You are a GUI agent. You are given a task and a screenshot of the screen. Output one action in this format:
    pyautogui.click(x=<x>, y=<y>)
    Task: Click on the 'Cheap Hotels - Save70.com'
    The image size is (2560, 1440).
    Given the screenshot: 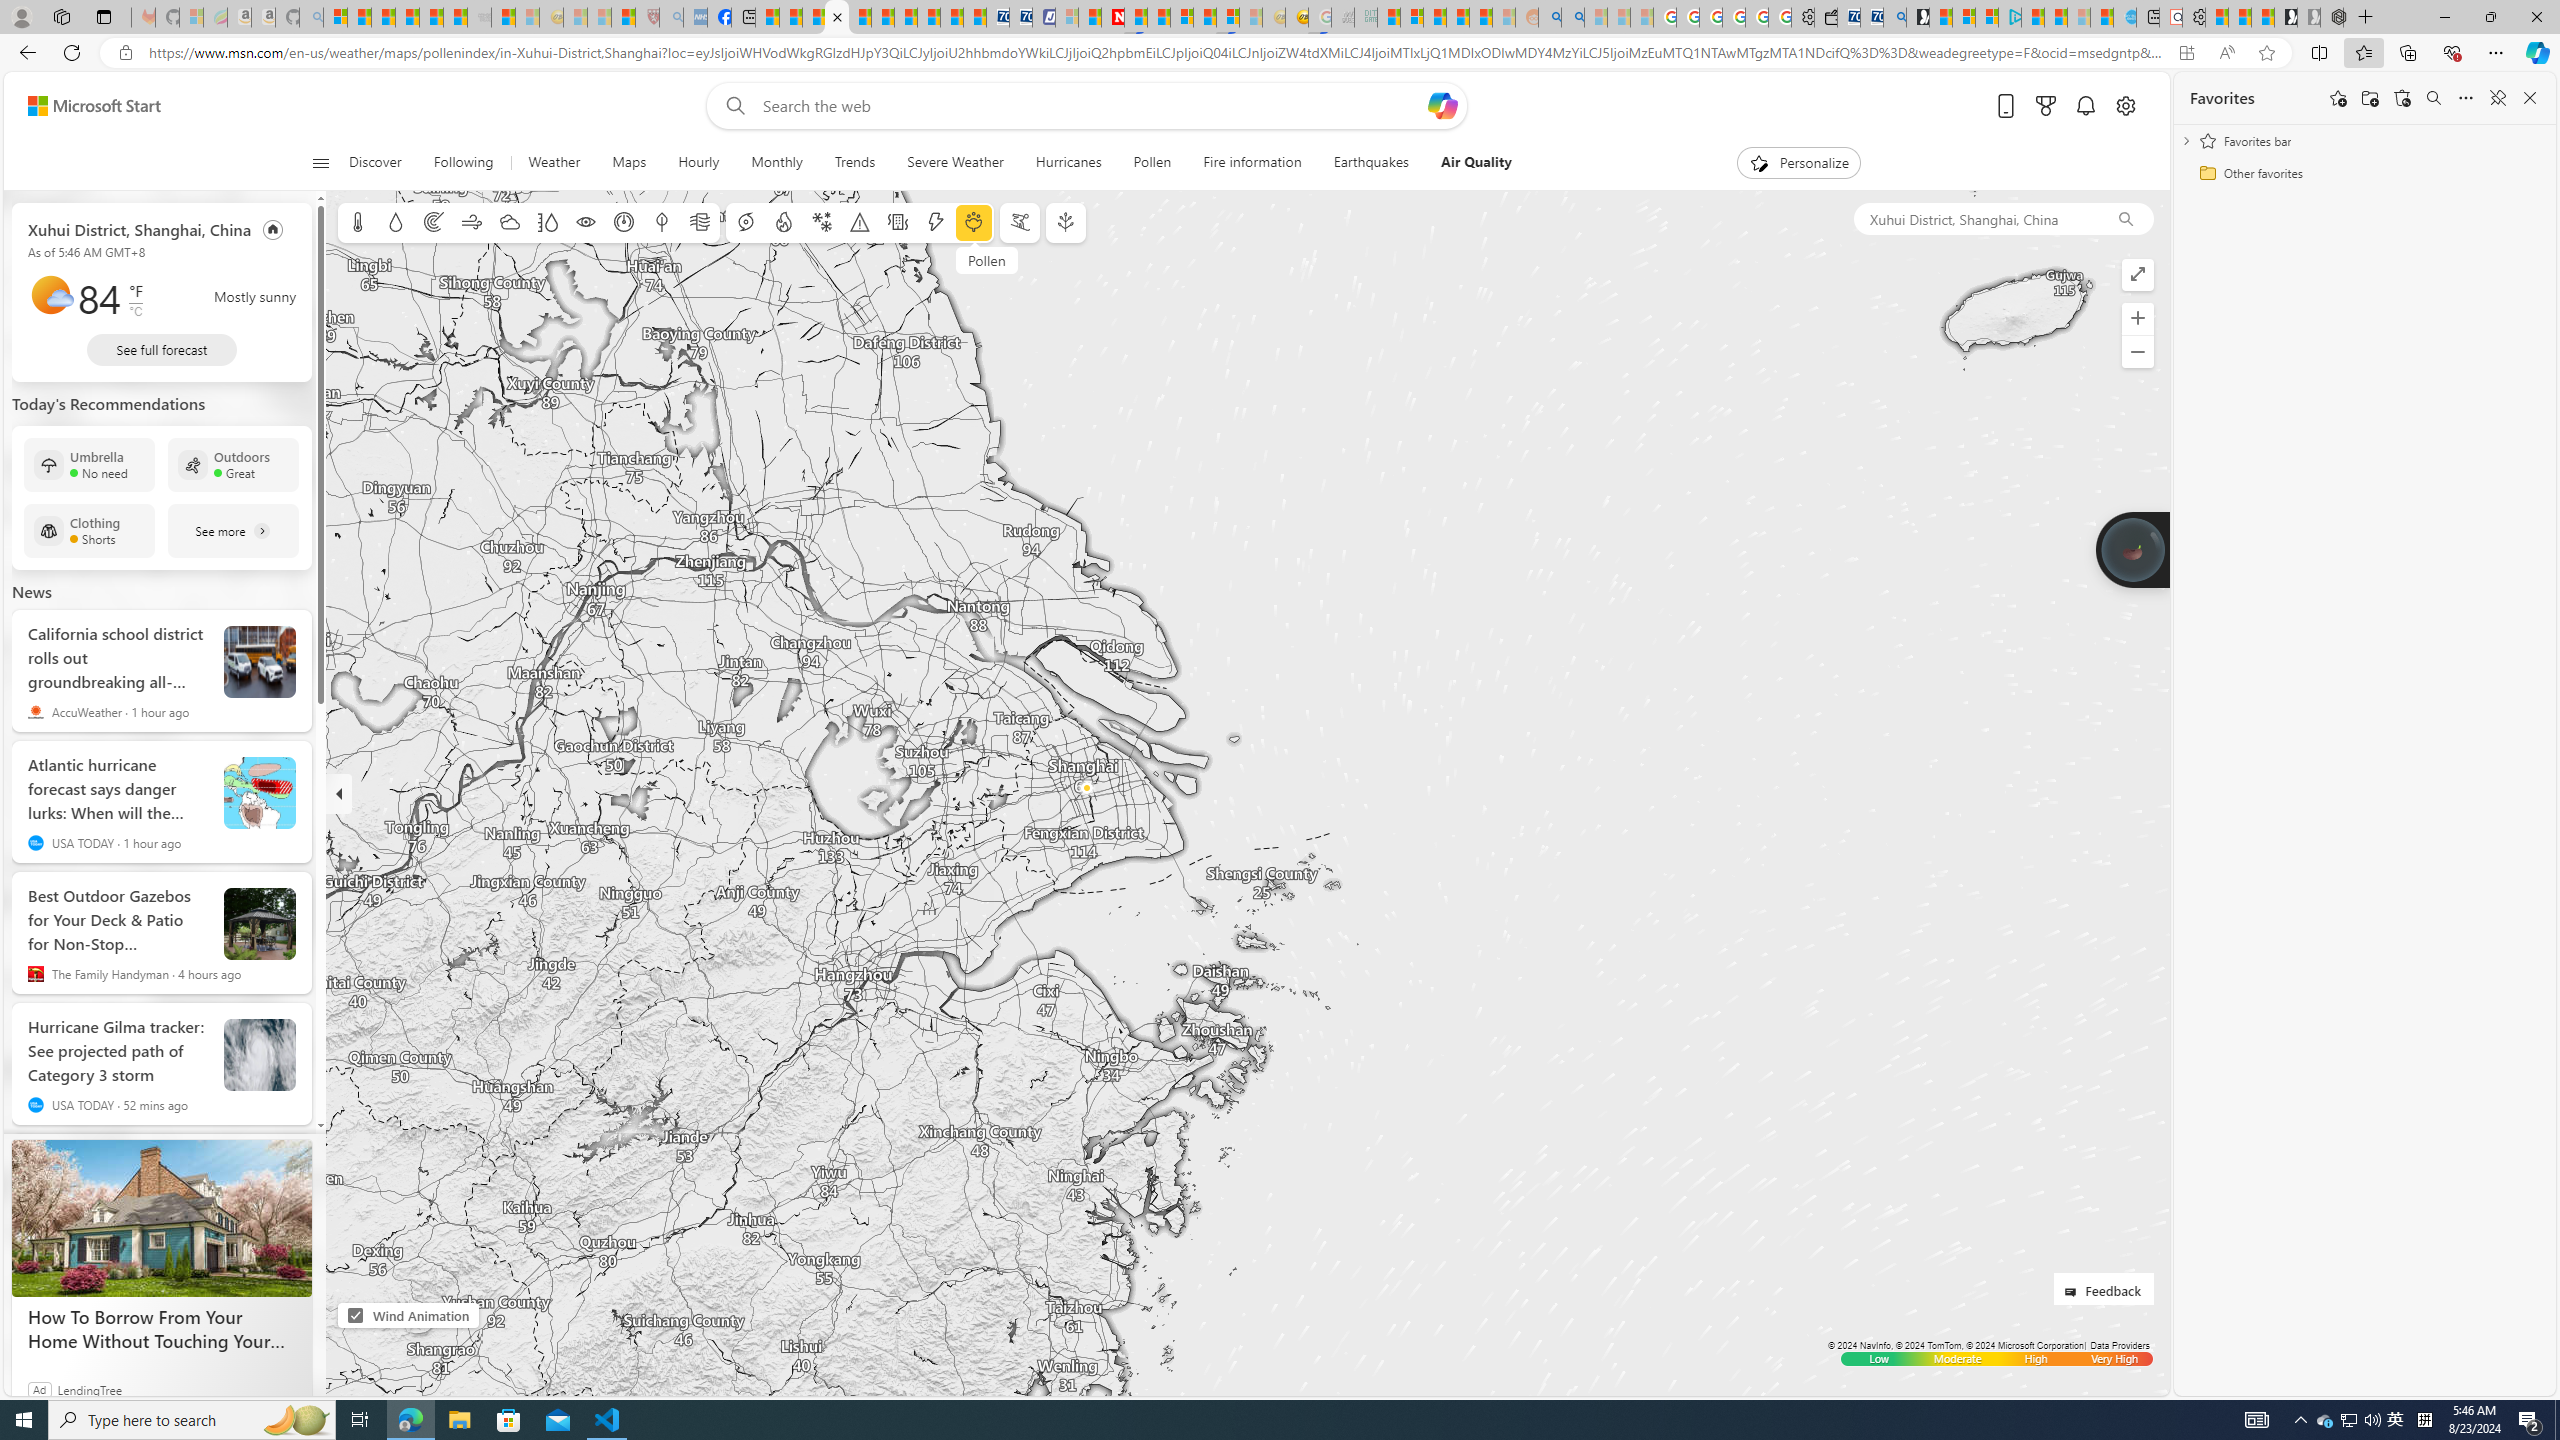 What is the action you would take?
    pyautogui.click(x=1020, y=16)
    